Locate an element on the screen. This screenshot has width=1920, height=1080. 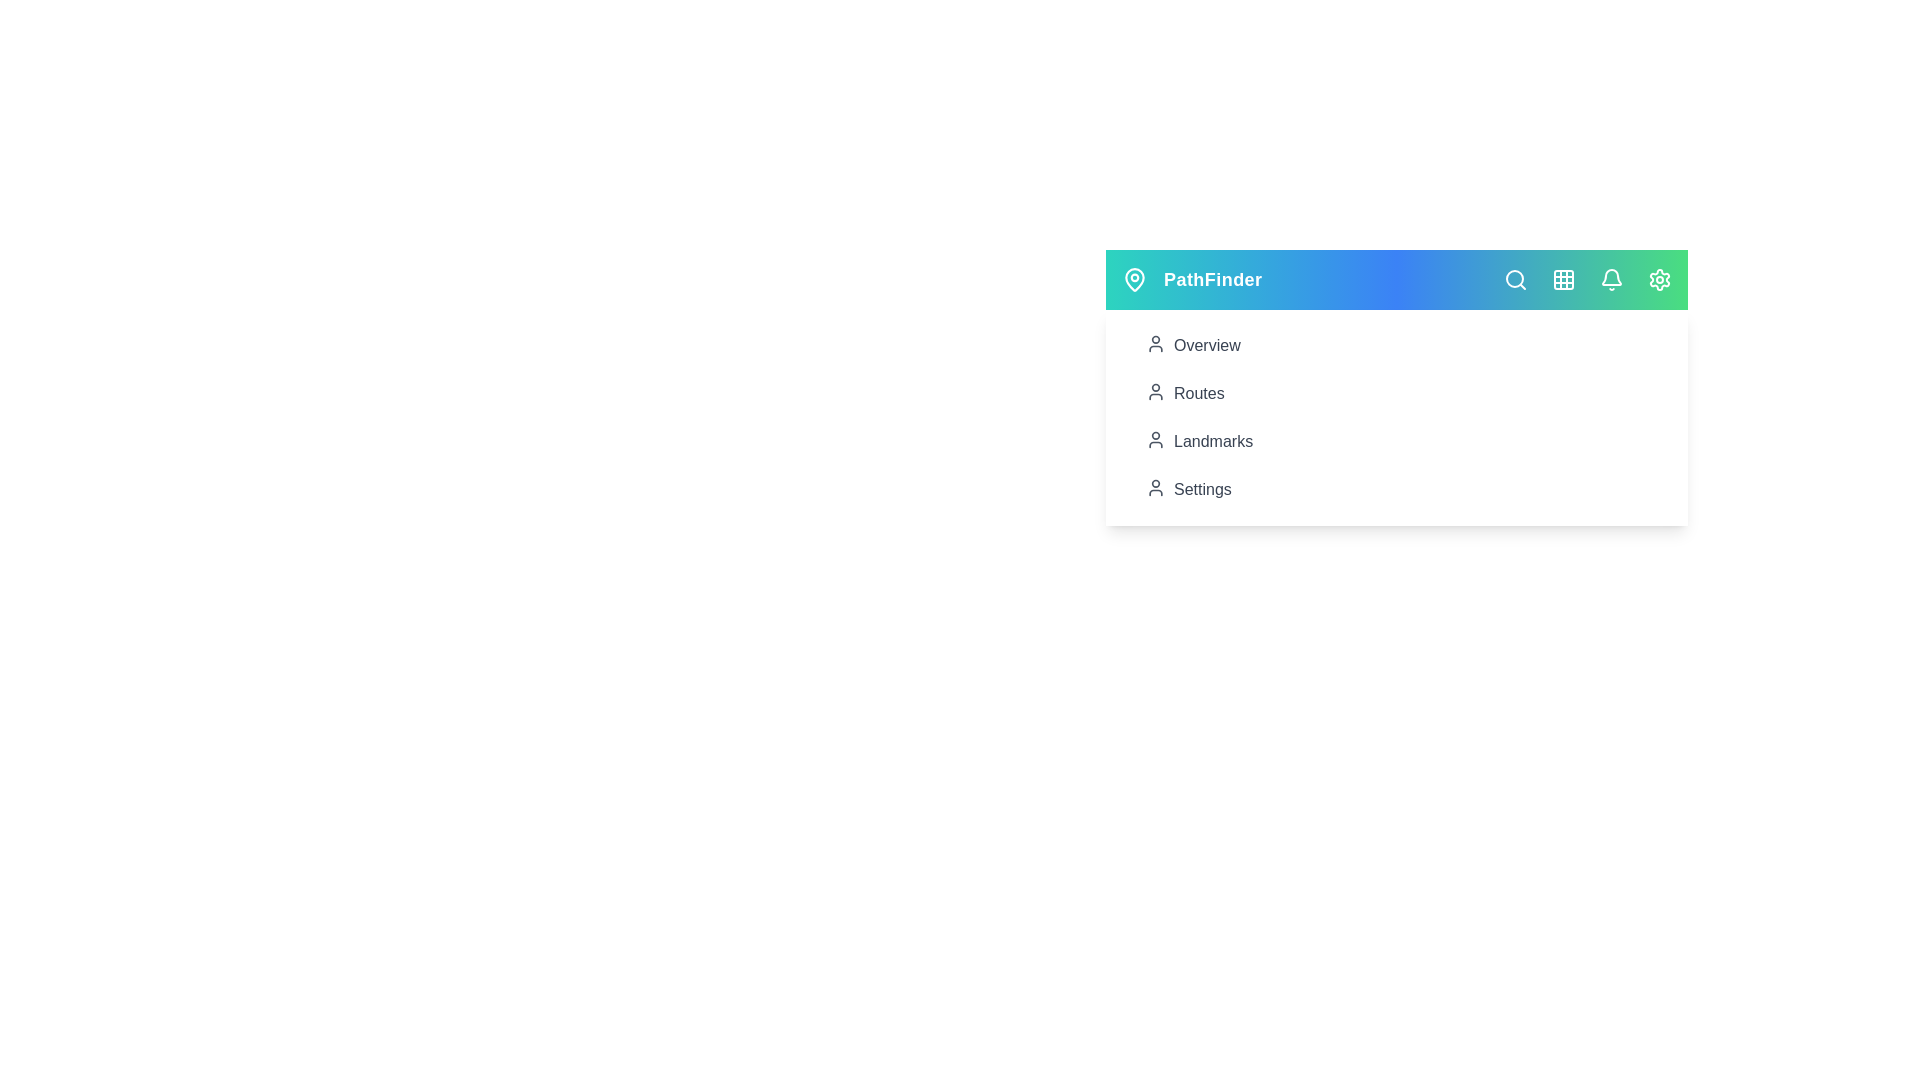
the search icon to open the search functionality is located at coordinates (1516, 280).